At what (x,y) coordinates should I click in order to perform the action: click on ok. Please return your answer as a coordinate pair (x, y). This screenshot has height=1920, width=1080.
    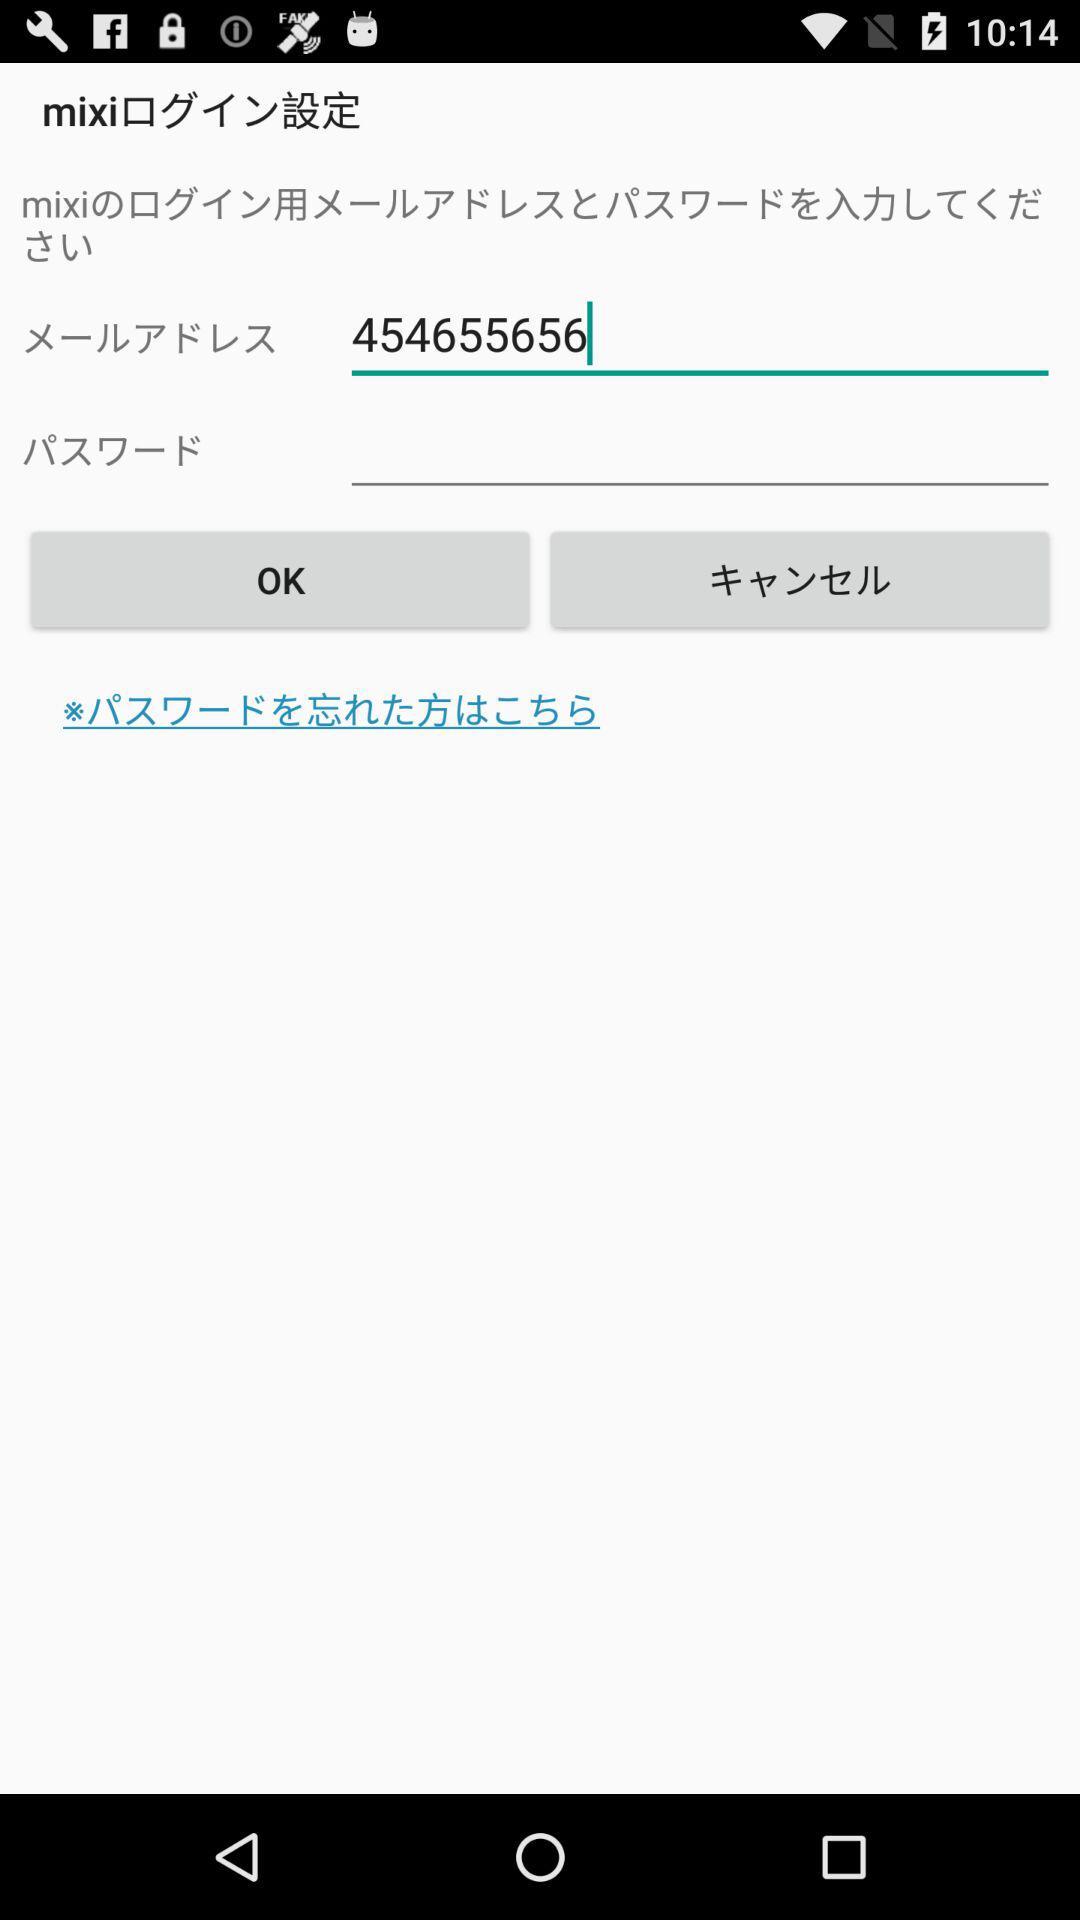
    Looking at the image, I should click on (280, 578).